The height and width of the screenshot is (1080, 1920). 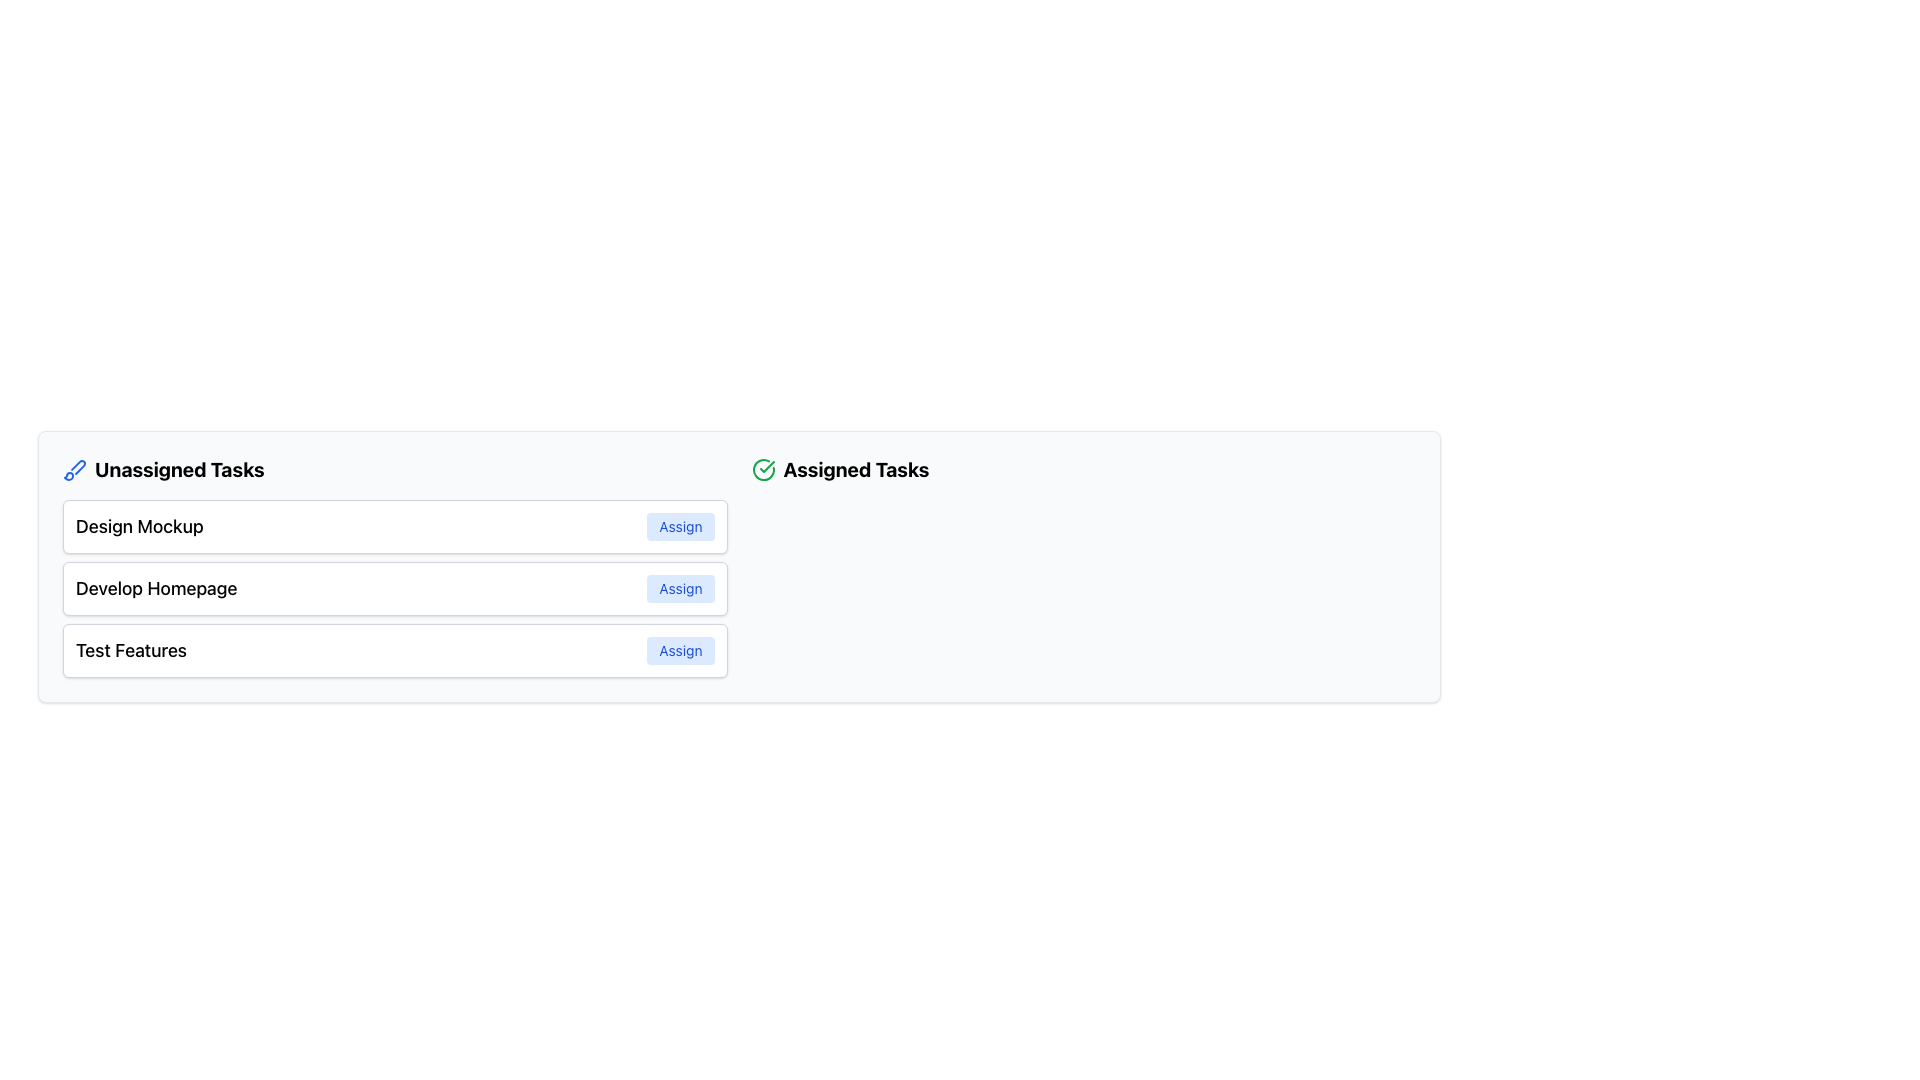 What do you see at coordinates (395, 588) in the screenshot?
I see `the 'Develop Homepage' task item in the 'Unassigned Tasks' list` at bounding box center [395, 588].